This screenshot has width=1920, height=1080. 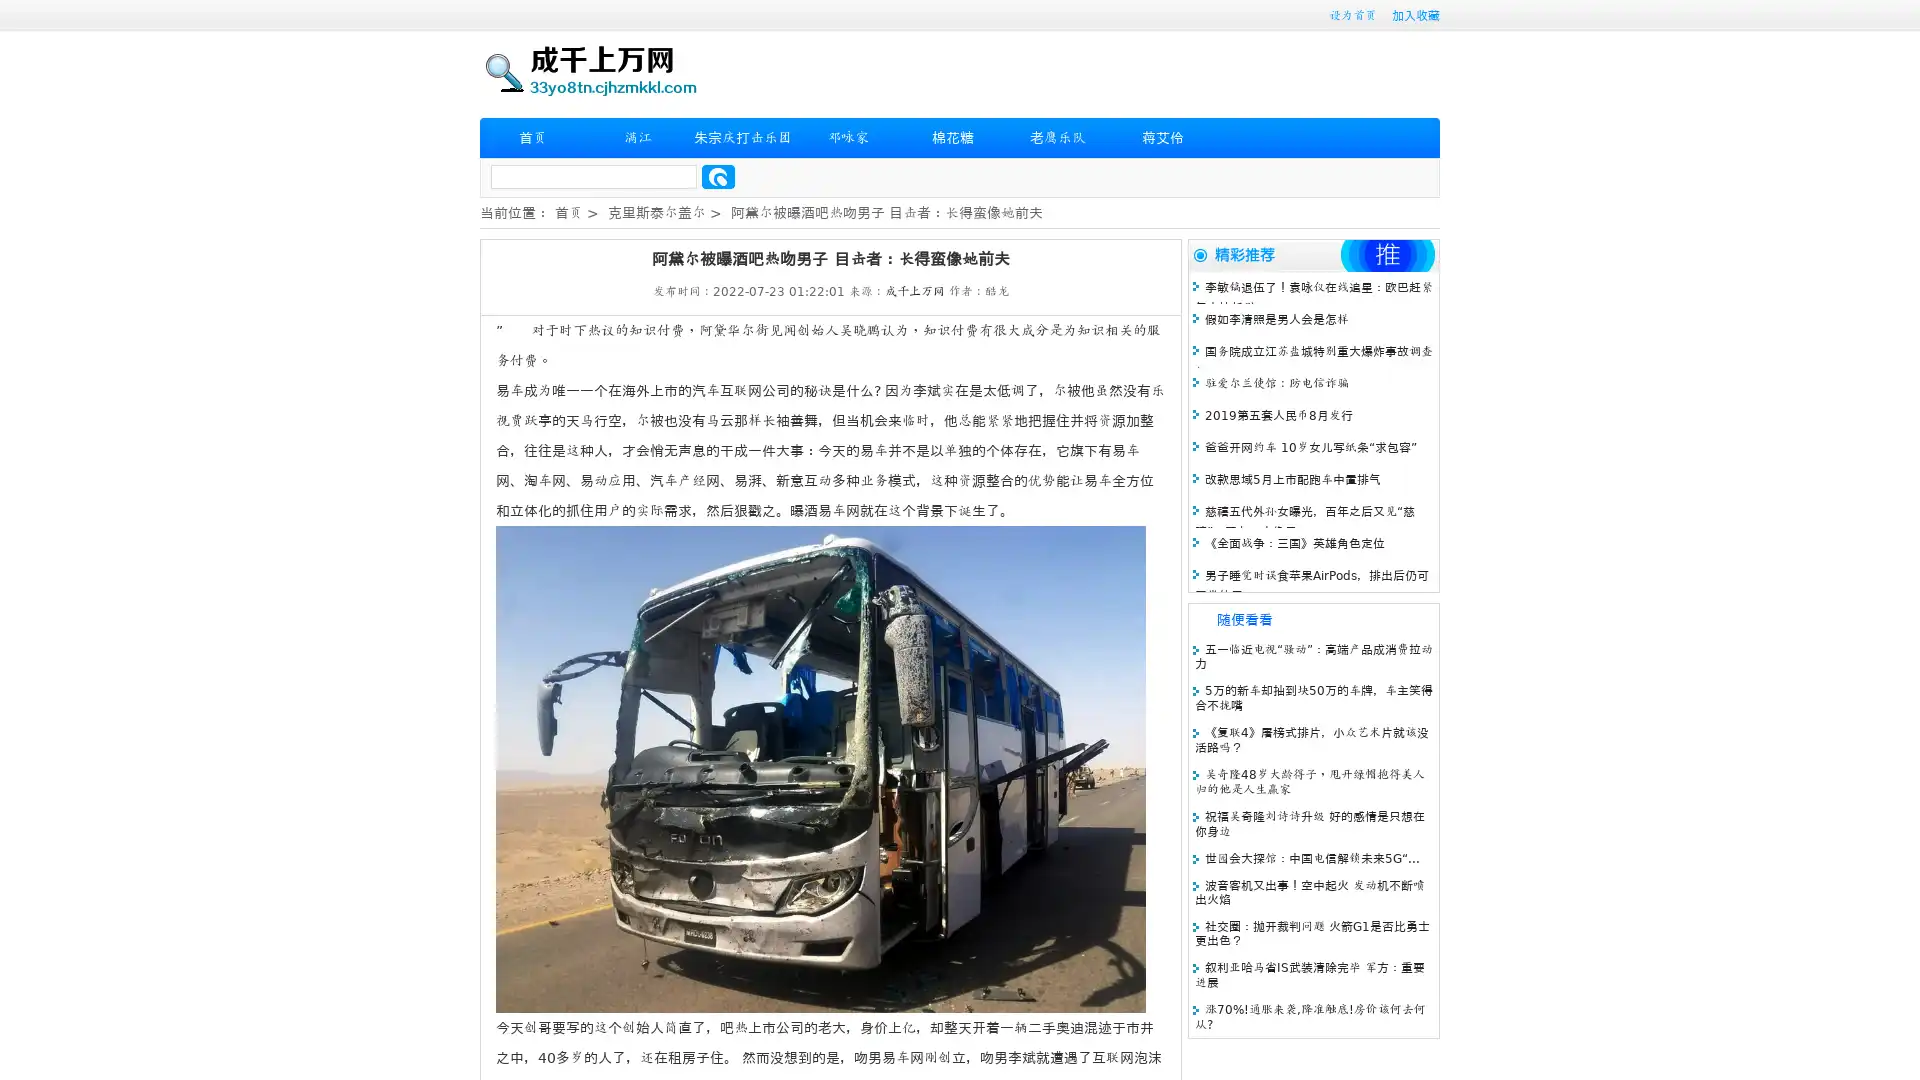 What do you see at coordinates (718, 176) in the screenshot?
I see `Search` at bounding box center [718, 176].